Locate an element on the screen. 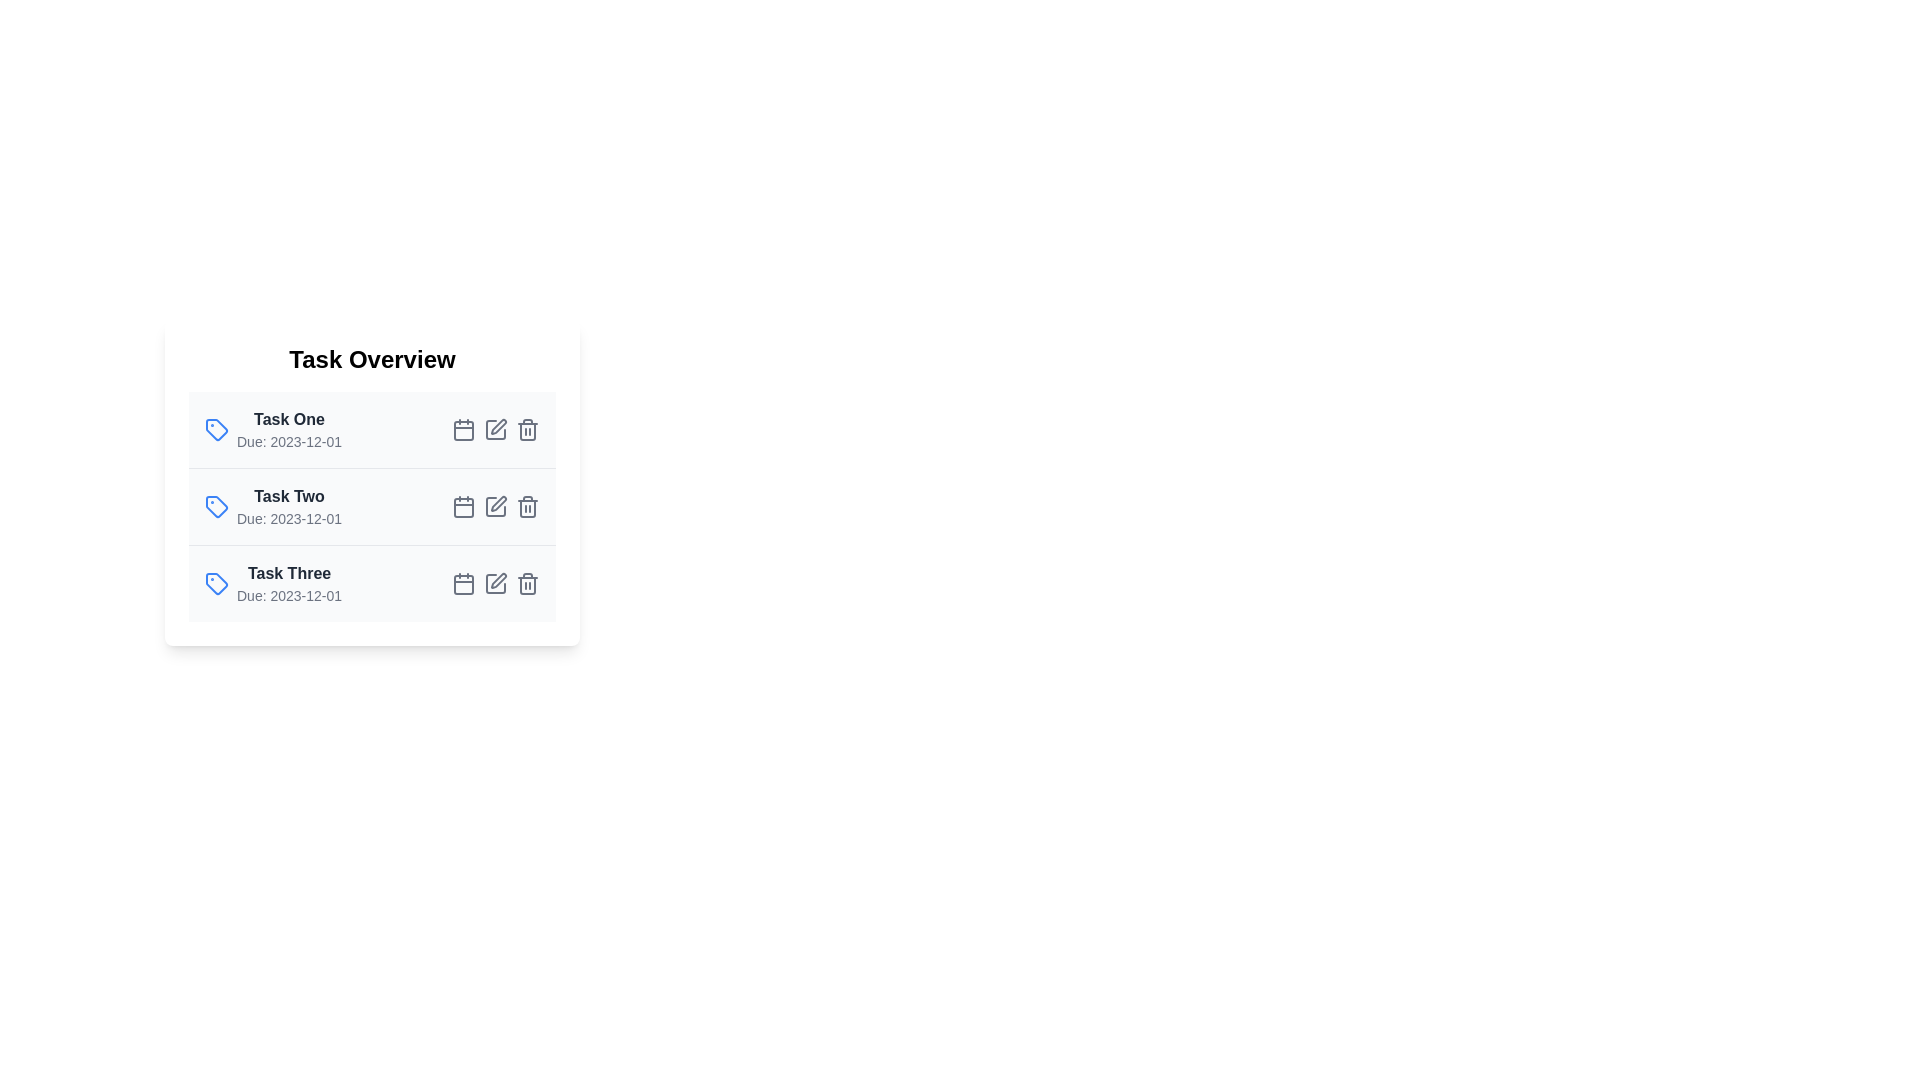 This screenshot has width=1920, height=1080. the second entry is located at coordinates (372, 505).